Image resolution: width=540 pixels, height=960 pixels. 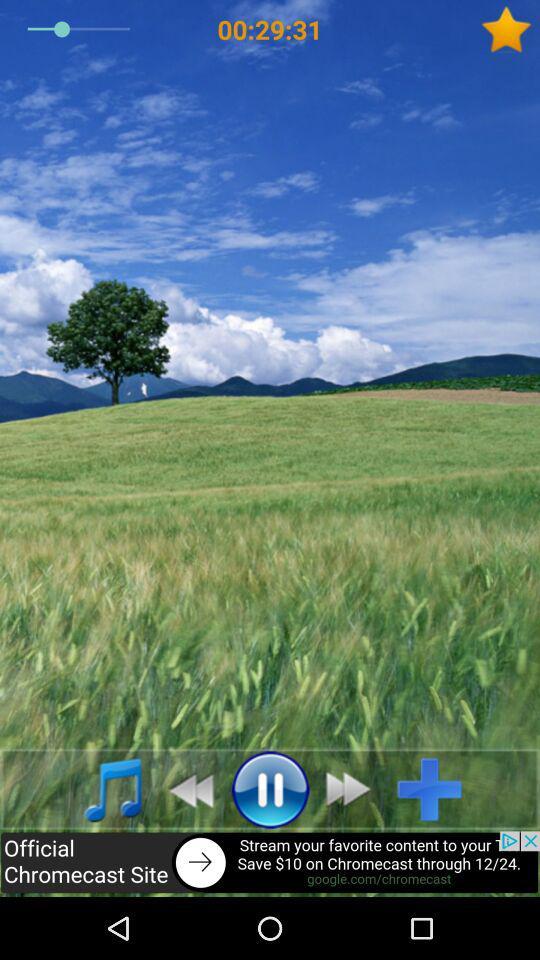 What do you see at coordinates (353, 789) in the screenshot?
I see `next` at bounding box center [353, 789].